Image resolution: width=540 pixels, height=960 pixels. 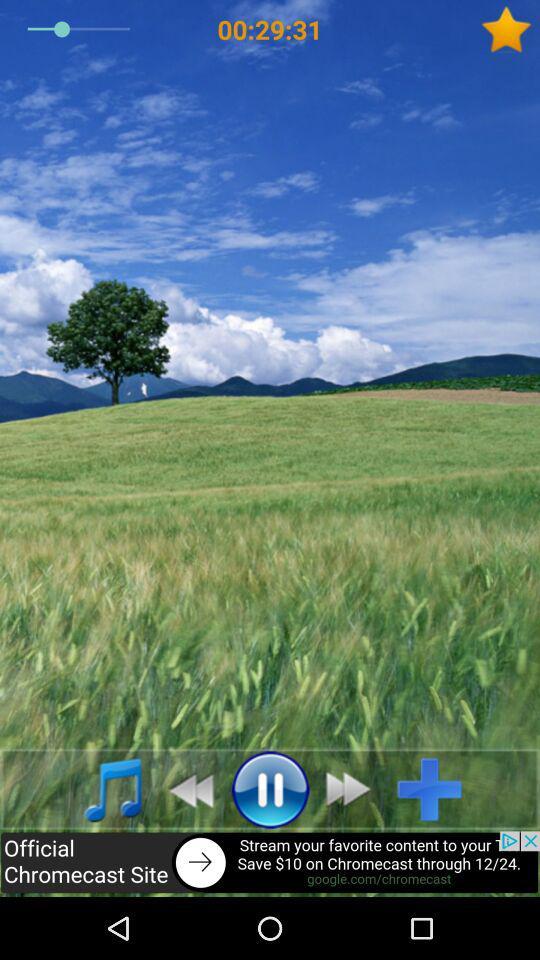 What do you see at coordinates (353, 789) in the screenshot?
I see `next` at bounding box center [353, 789].